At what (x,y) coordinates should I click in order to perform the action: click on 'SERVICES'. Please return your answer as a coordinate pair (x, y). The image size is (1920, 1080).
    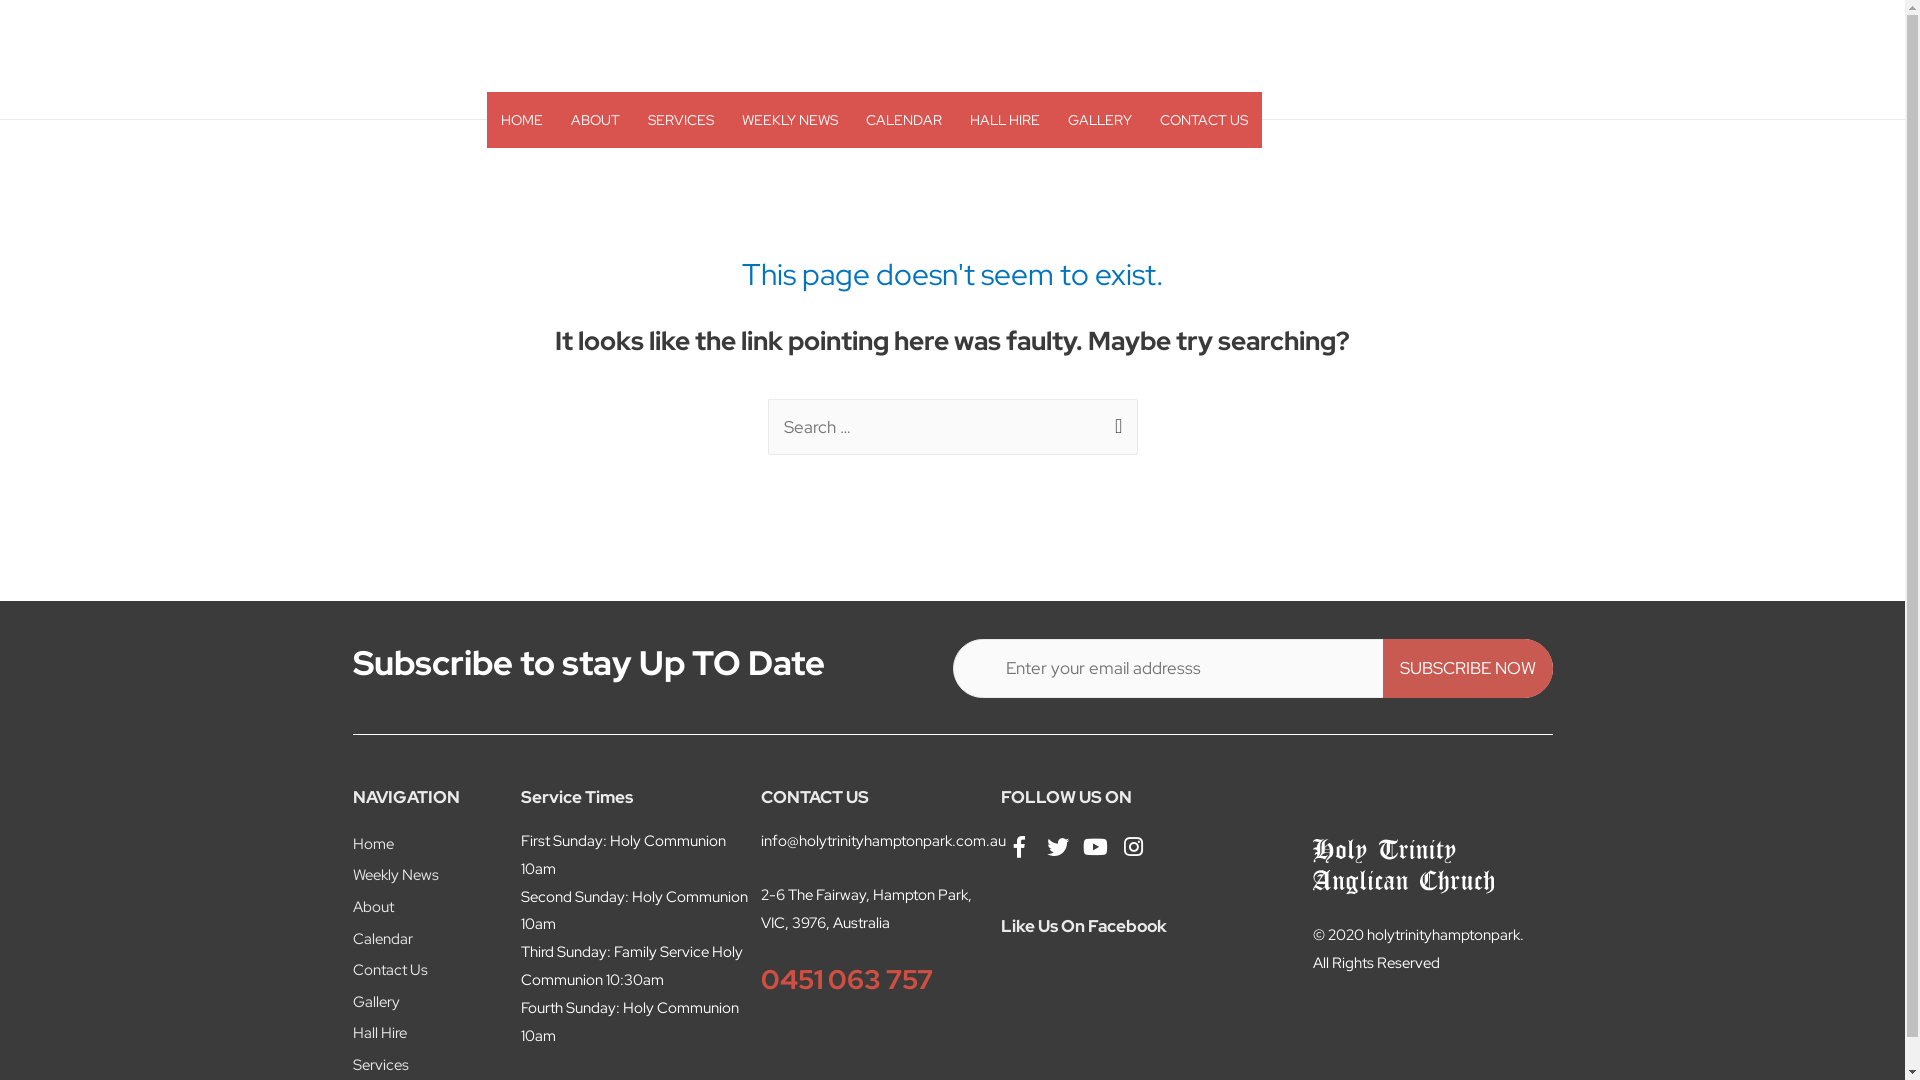
    Looking at the image, I should click on (632, 119).